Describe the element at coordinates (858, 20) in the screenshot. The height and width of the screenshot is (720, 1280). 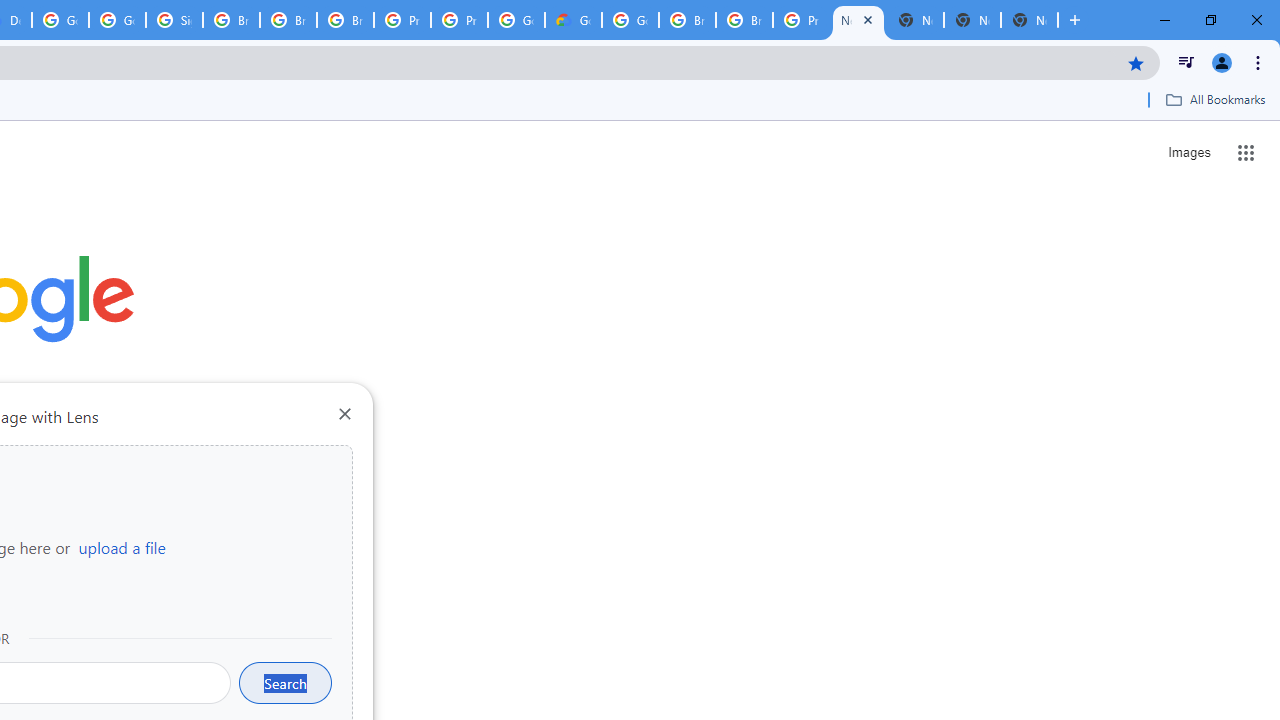
I see `'New Tab'` at that location.